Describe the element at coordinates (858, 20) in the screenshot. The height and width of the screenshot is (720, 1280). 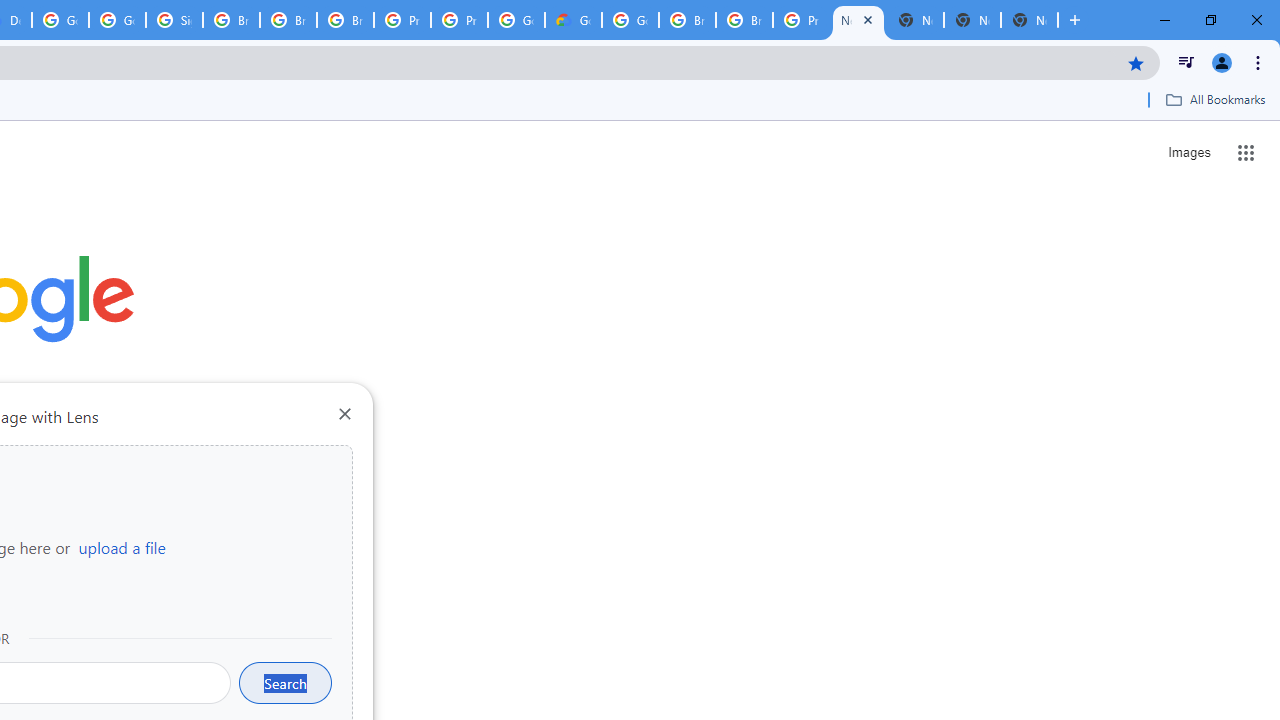
I see `'New Tab'` at that location.